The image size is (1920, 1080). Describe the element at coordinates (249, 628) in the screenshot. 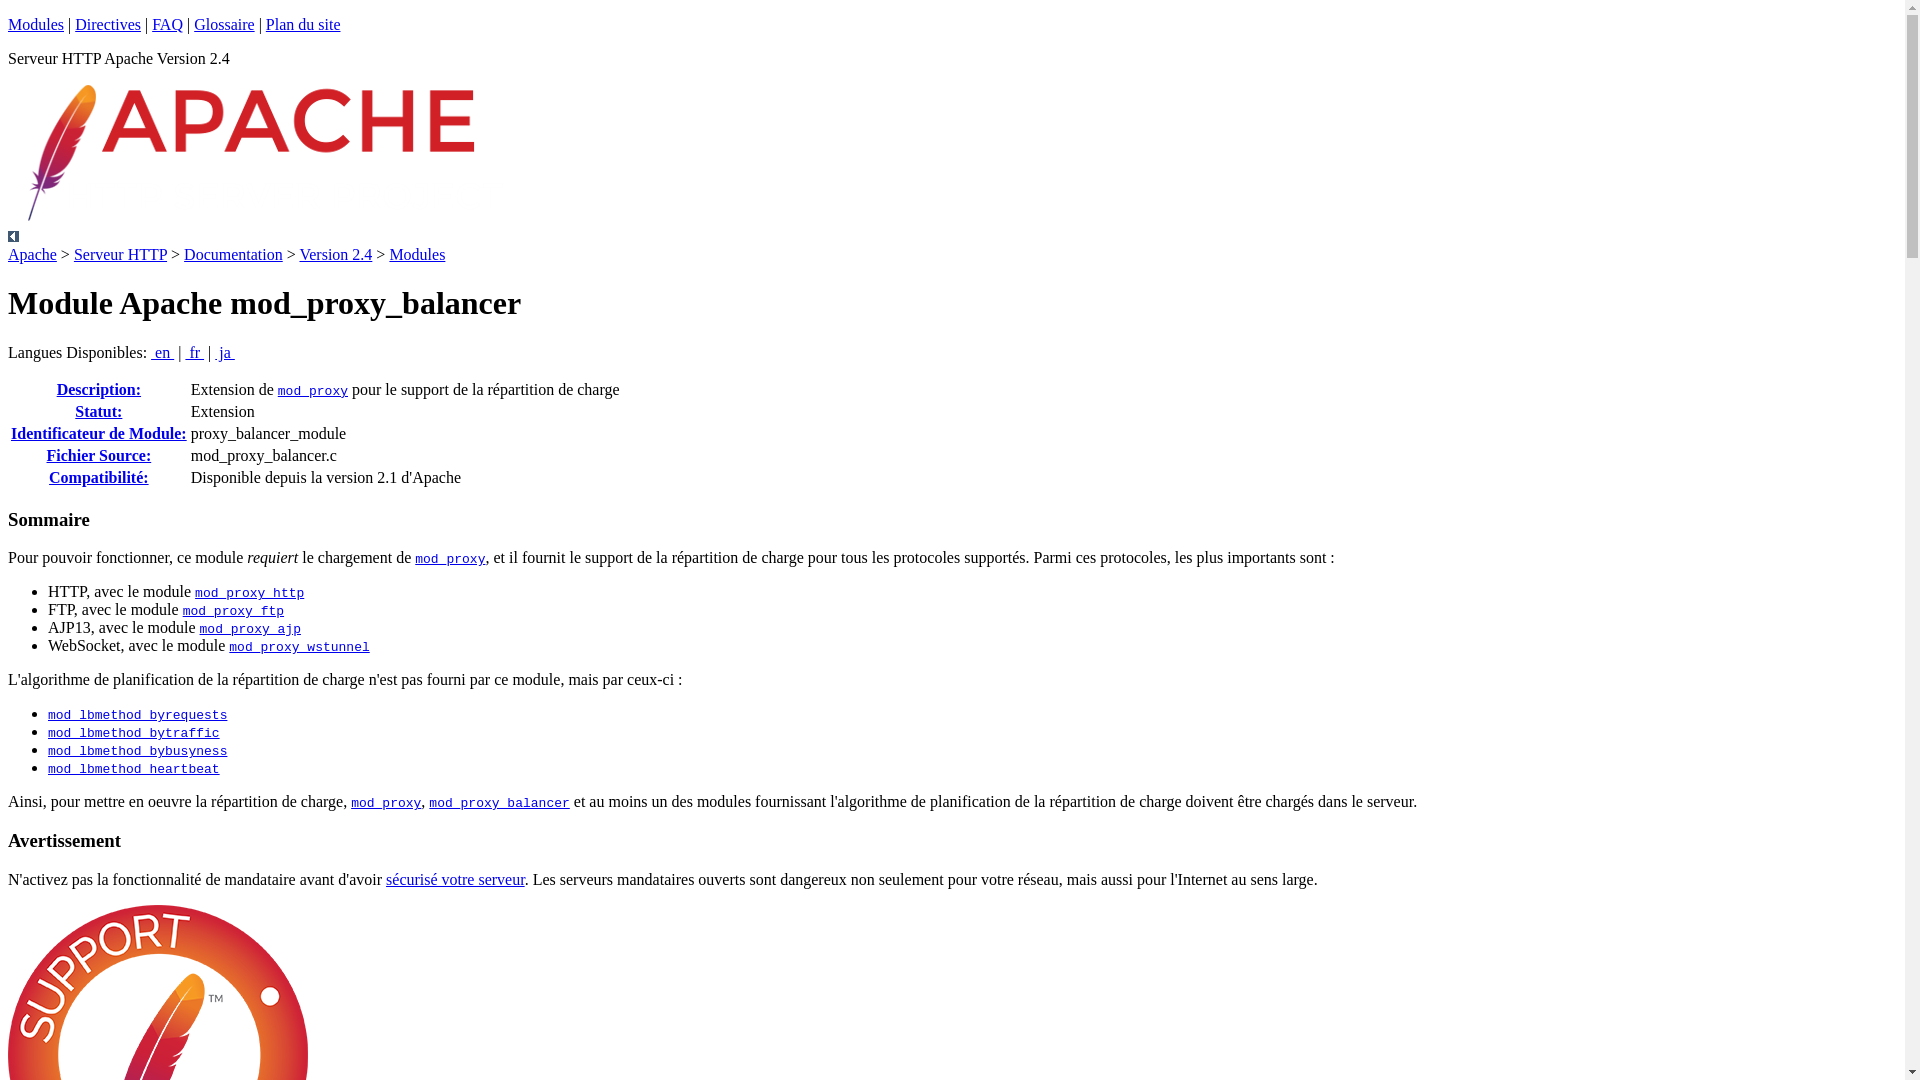

I see `'mod_proxy_ajp'` at that location.